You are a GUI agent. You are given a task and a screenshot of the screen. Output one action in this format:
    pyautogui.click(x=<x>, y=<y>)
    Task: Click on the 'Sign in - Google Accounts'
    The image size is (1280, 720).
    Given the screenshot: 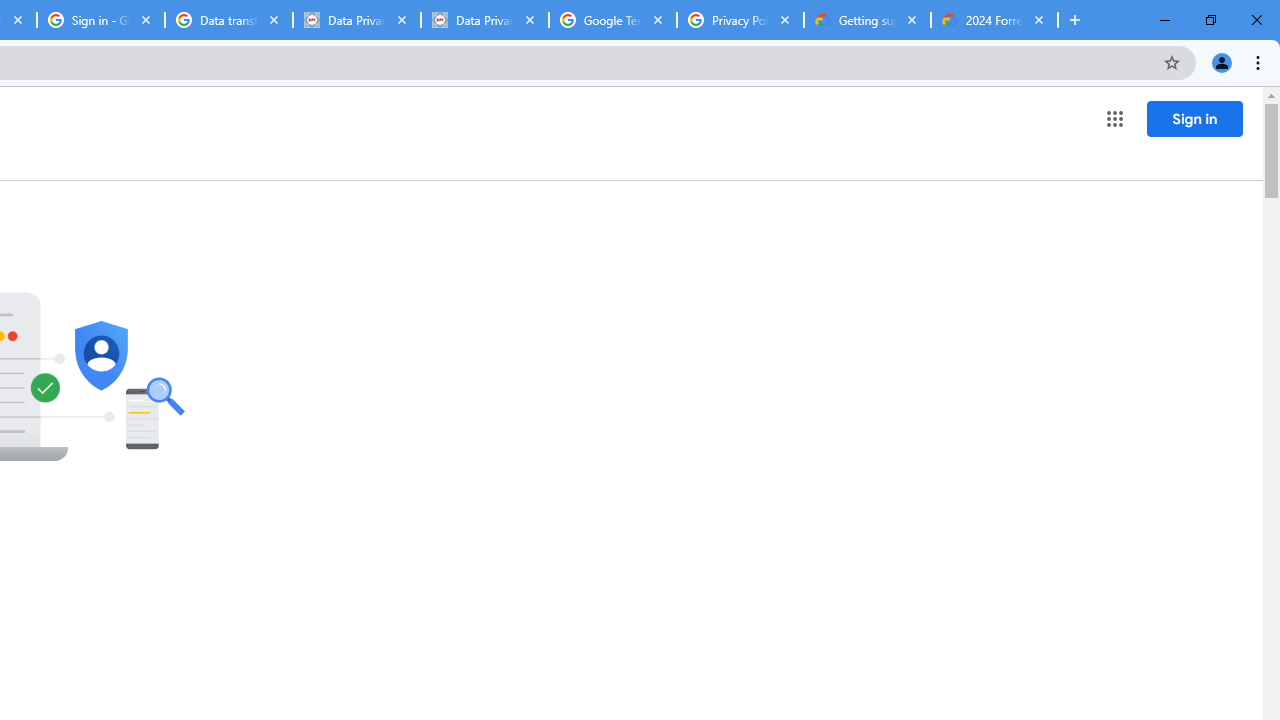 What is the action you would take?
    pyautogui.click(x=100, y=20)
    